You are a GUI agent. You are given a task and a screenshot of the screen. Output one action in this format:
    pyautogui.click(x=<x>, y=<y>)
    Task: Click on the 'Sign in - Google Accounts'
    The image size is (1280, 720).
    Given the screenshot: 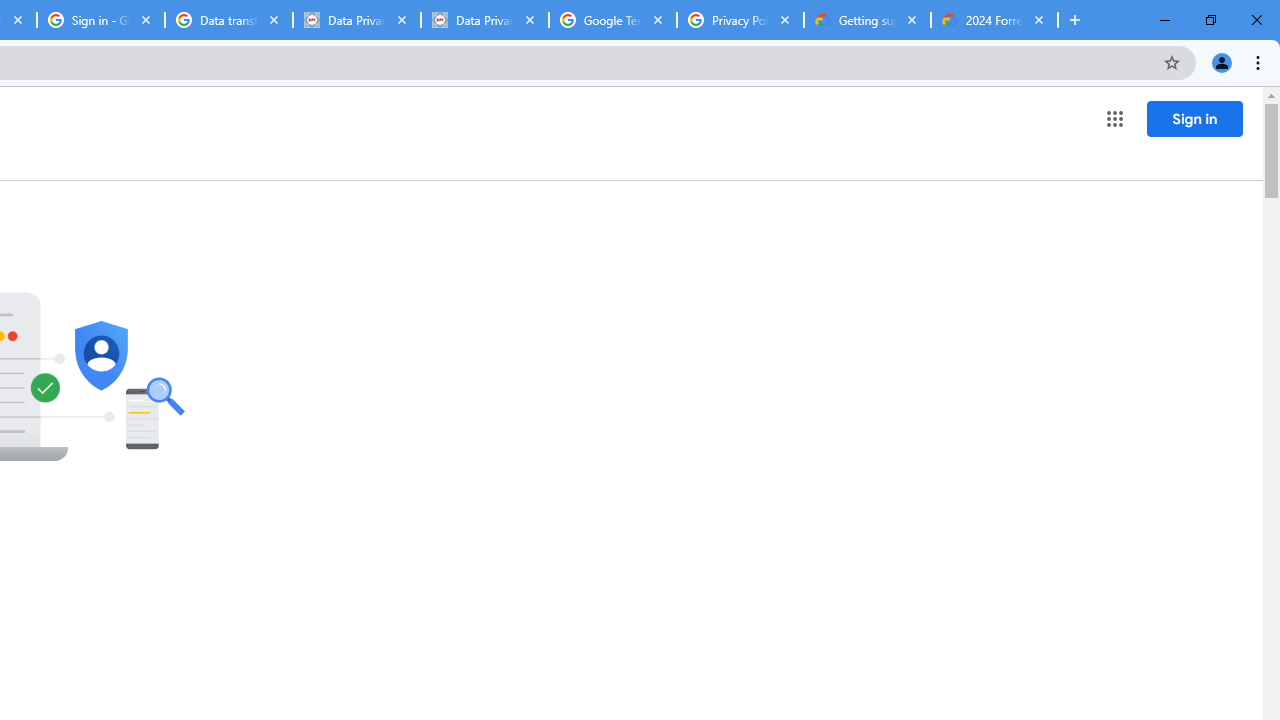 What is the action you would take?
    pyautogui.click(x=100, y=20)
    